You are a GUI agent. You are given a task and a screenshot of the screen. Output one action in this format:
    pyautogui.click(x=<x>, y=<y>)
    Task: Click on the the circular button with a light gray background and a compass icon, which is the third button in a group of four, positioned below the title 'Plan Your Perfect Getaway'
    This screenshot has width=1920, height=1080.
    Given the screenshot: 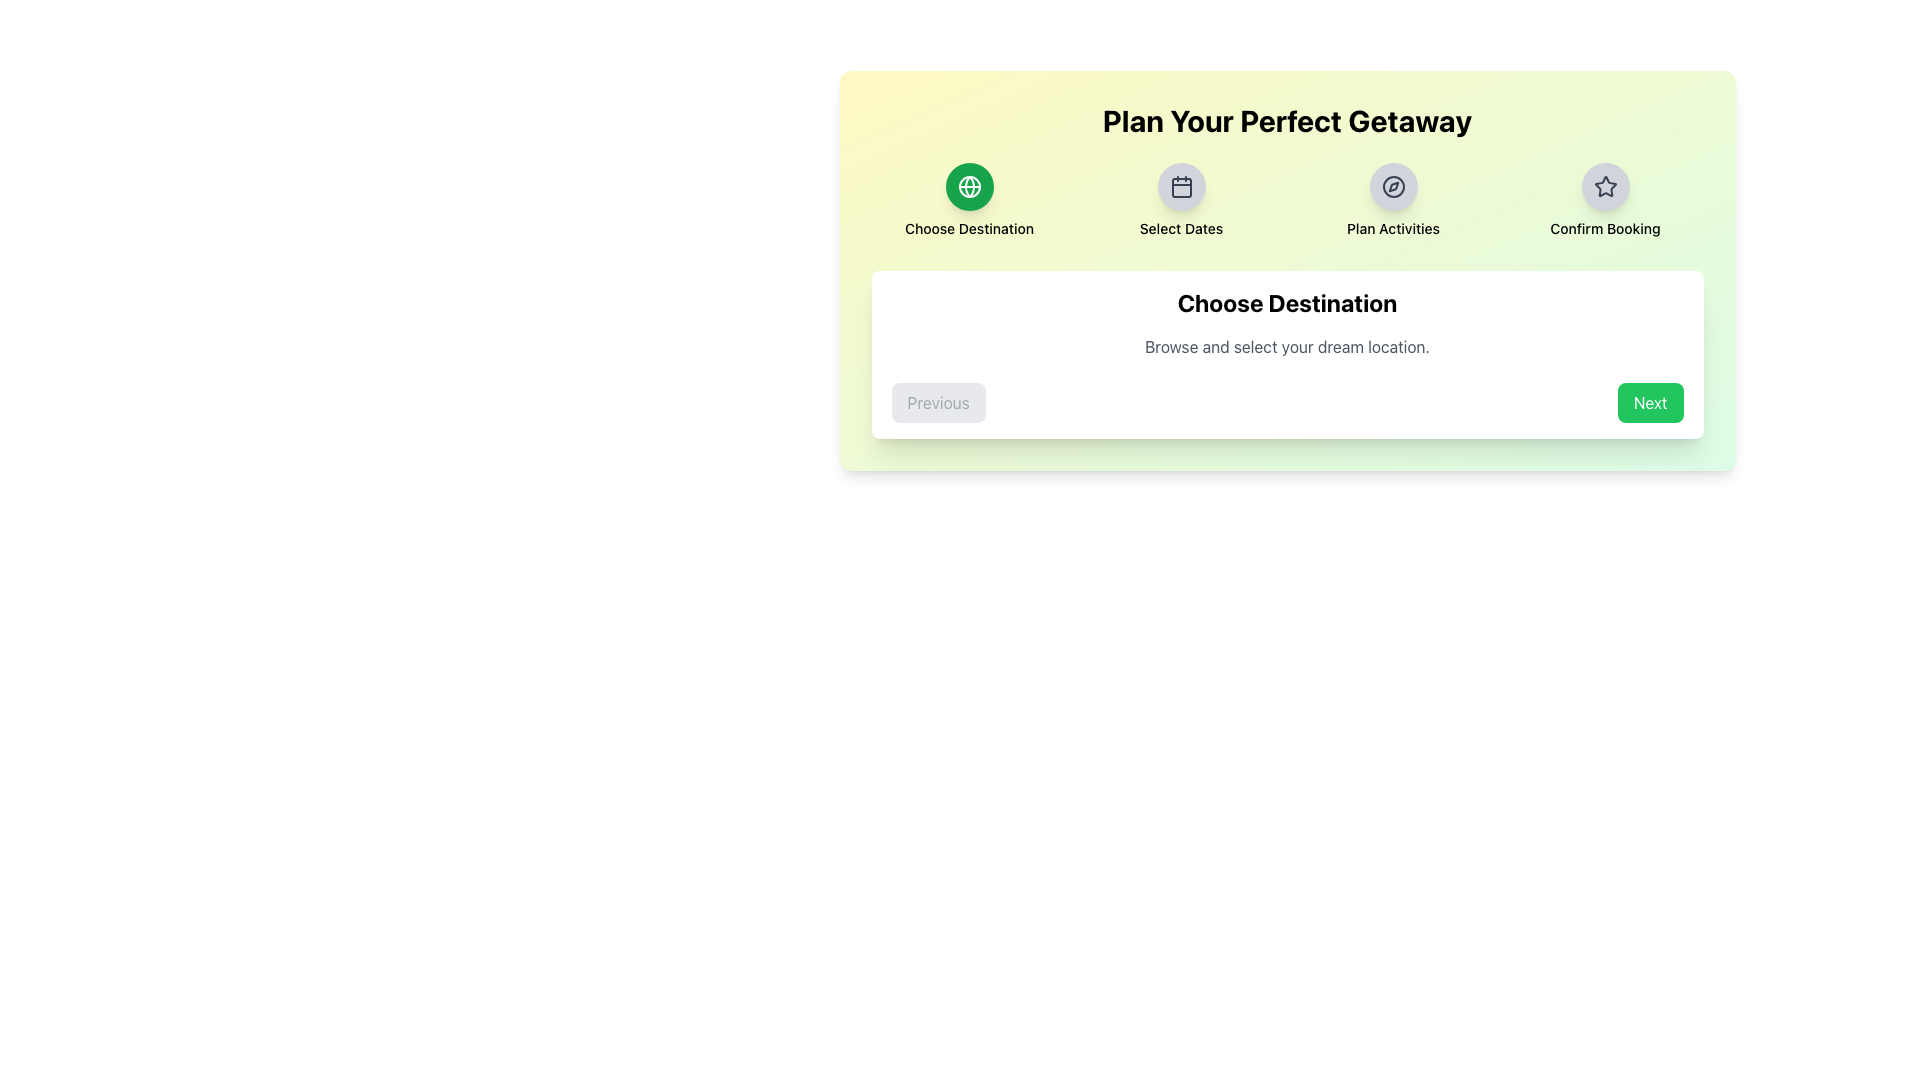 What is the action you would take?
    pyautogui.click(x=1392, y=186)
    